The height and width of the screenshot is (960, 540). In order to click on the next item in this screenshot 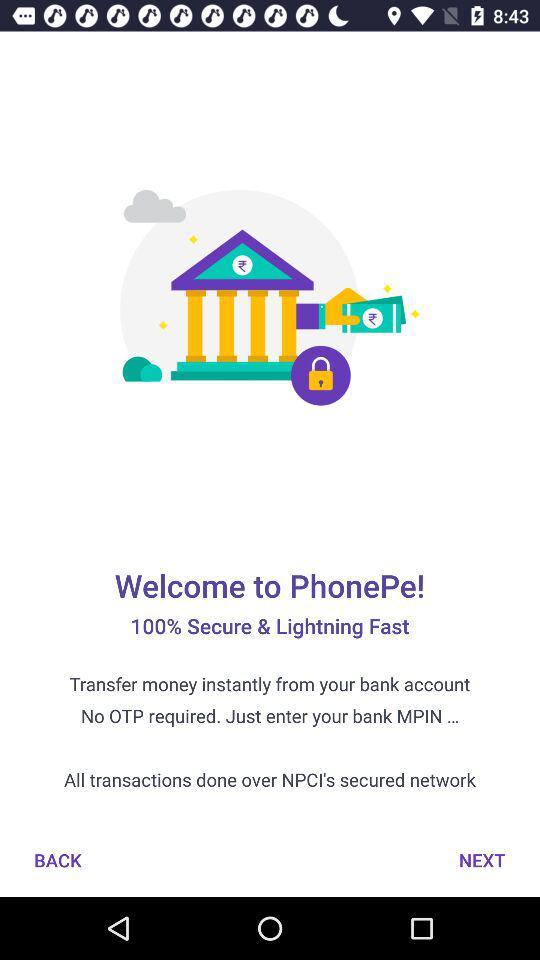, I will do `click(481, 859)`.